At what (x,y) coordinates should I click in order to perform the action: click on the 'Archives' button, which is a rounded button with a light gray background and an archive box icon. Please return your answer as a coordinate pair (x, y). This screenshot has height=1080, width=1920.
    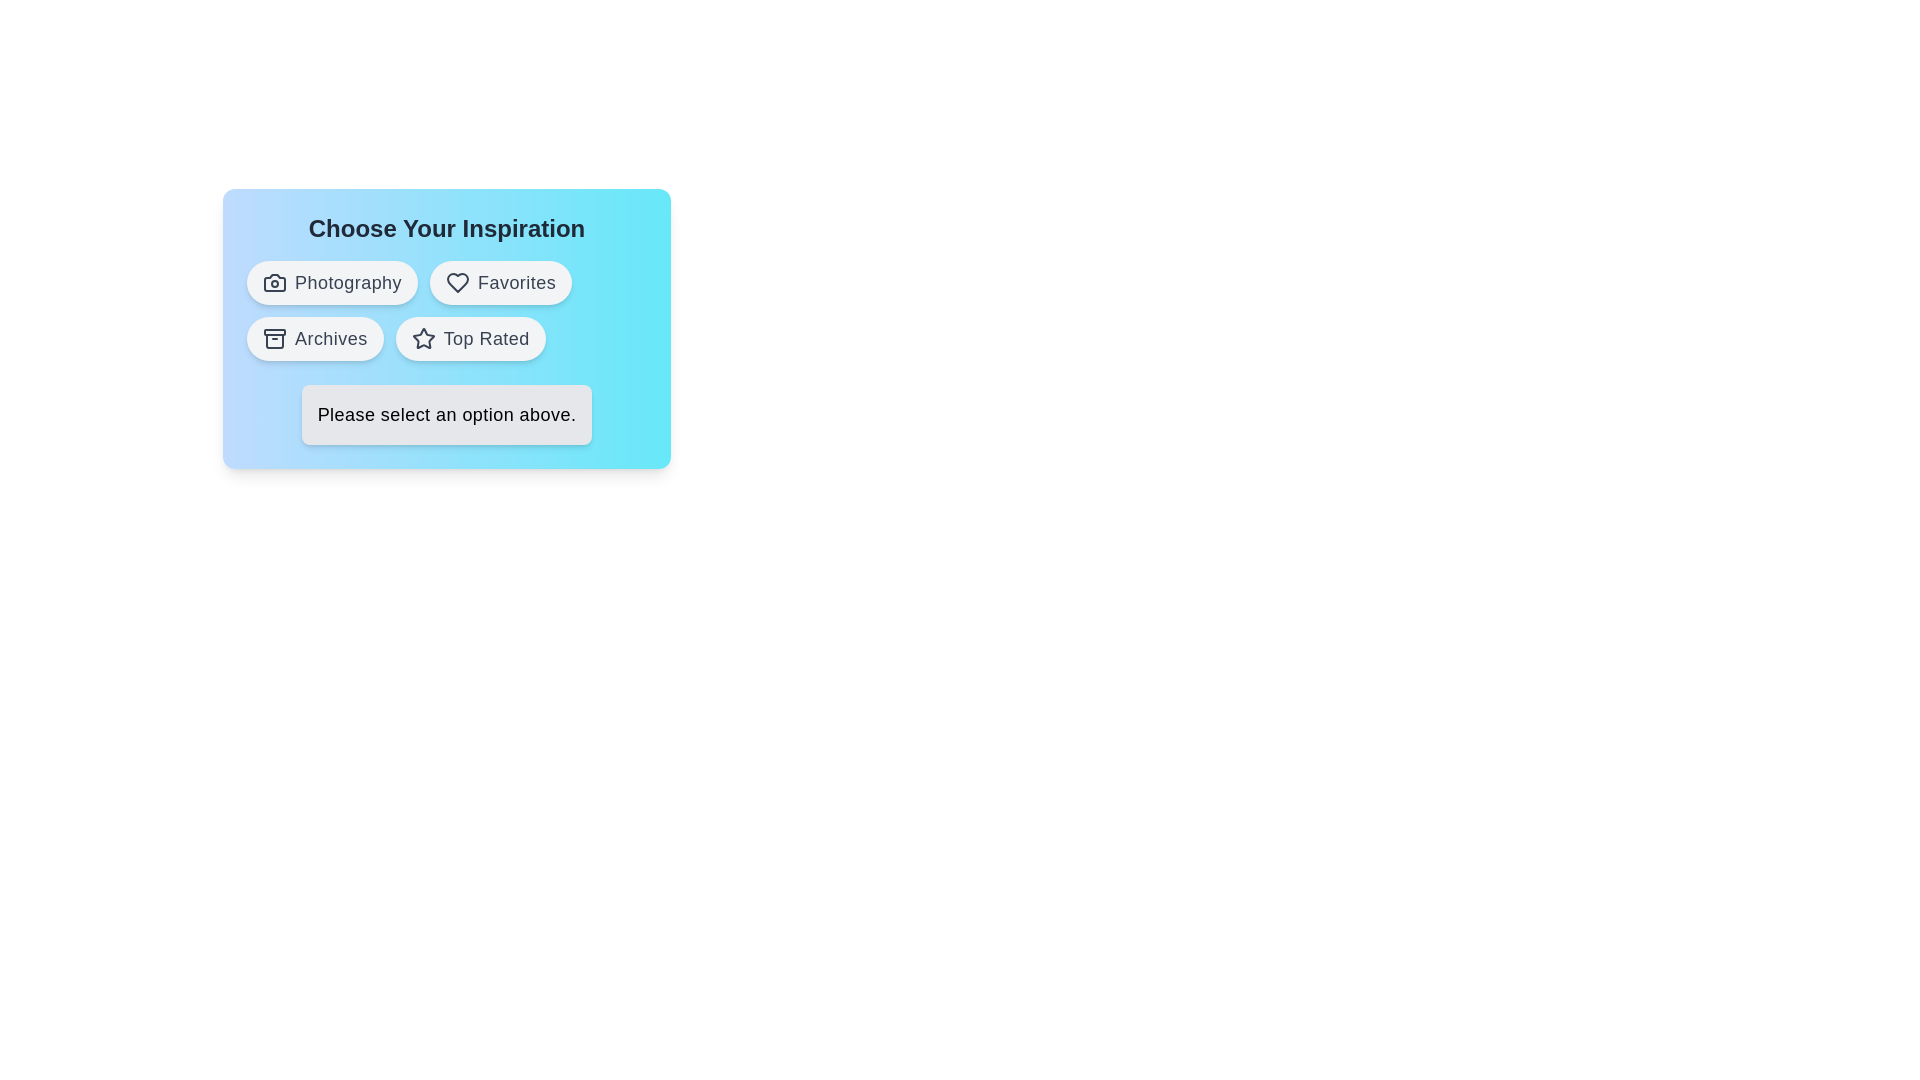
    Looking at the image, I should click on (314, 338).